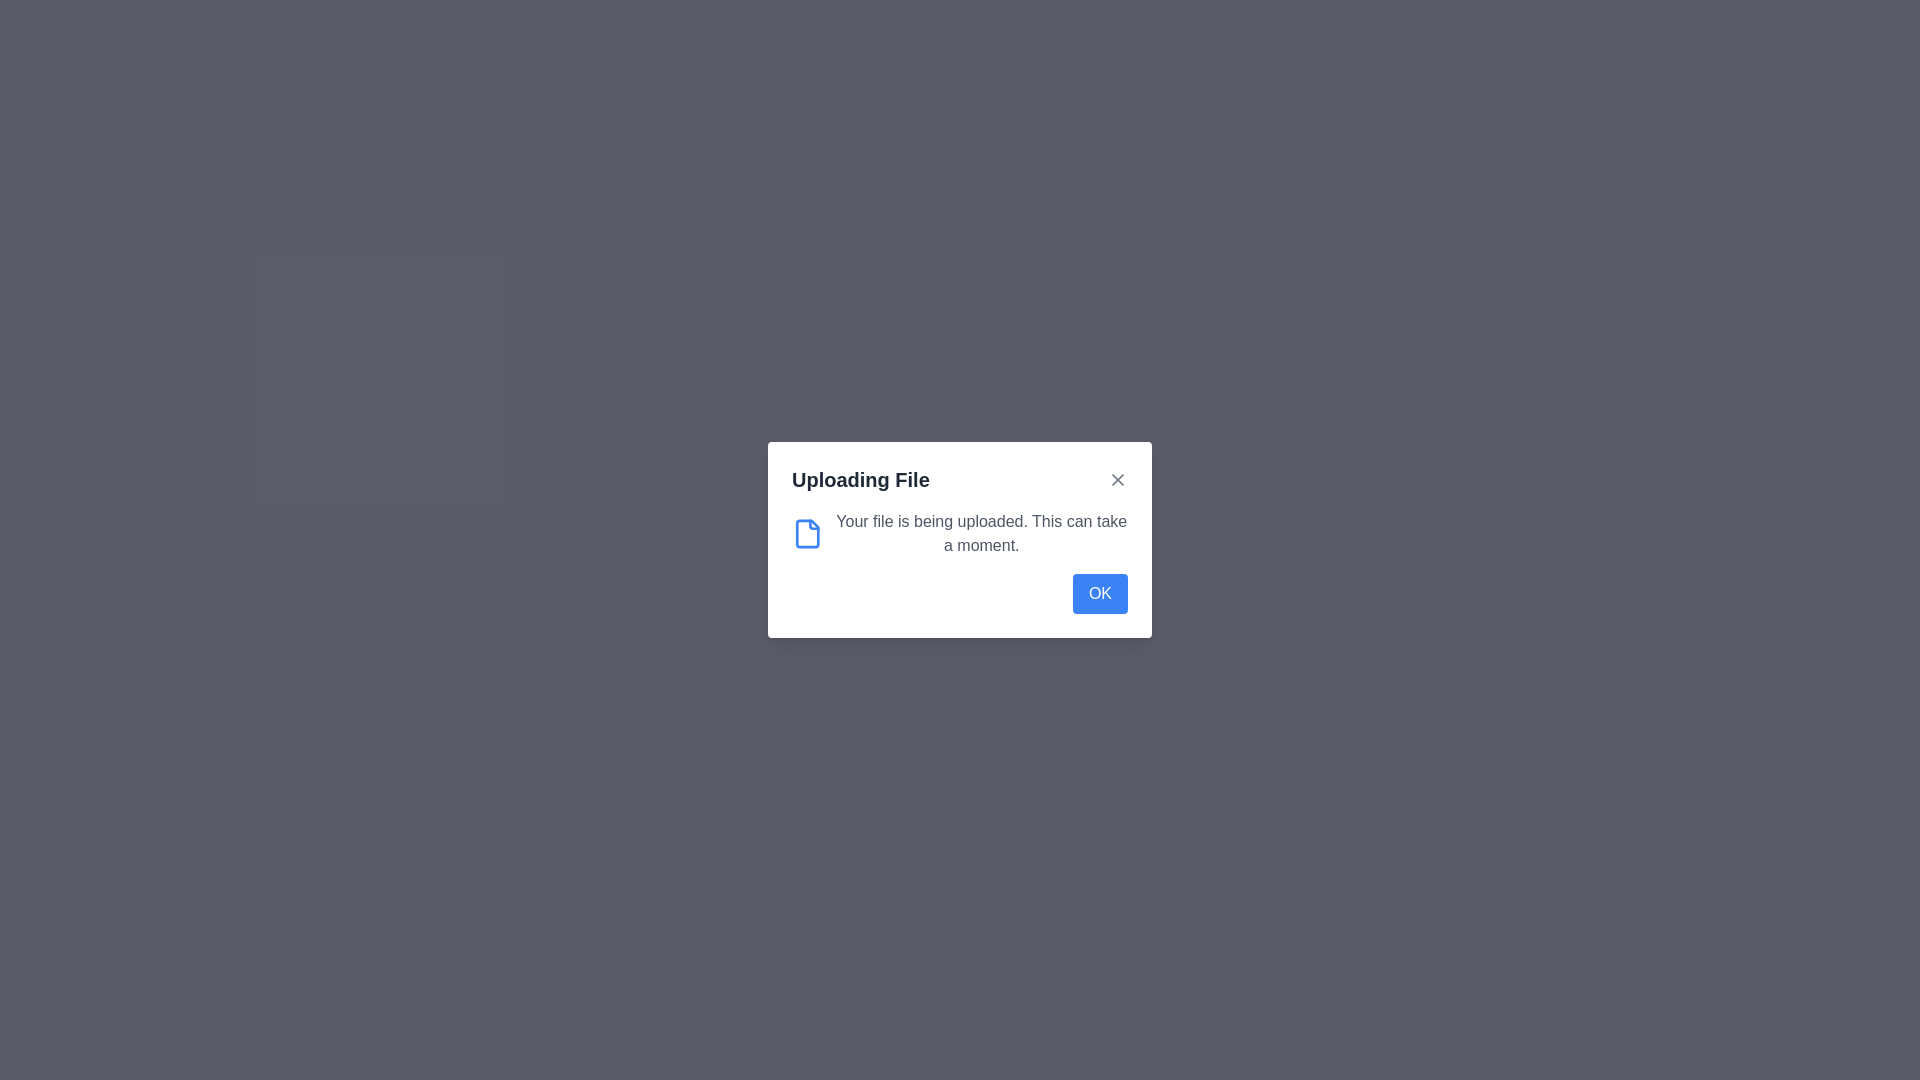  What do you see at coordinates (1117, 479) in the screenshot?
I see `the close button with an 'X' symbol in the top-right corner of the modal titled 'Uploading File' to change its color` at bounding box center [1117, 479].